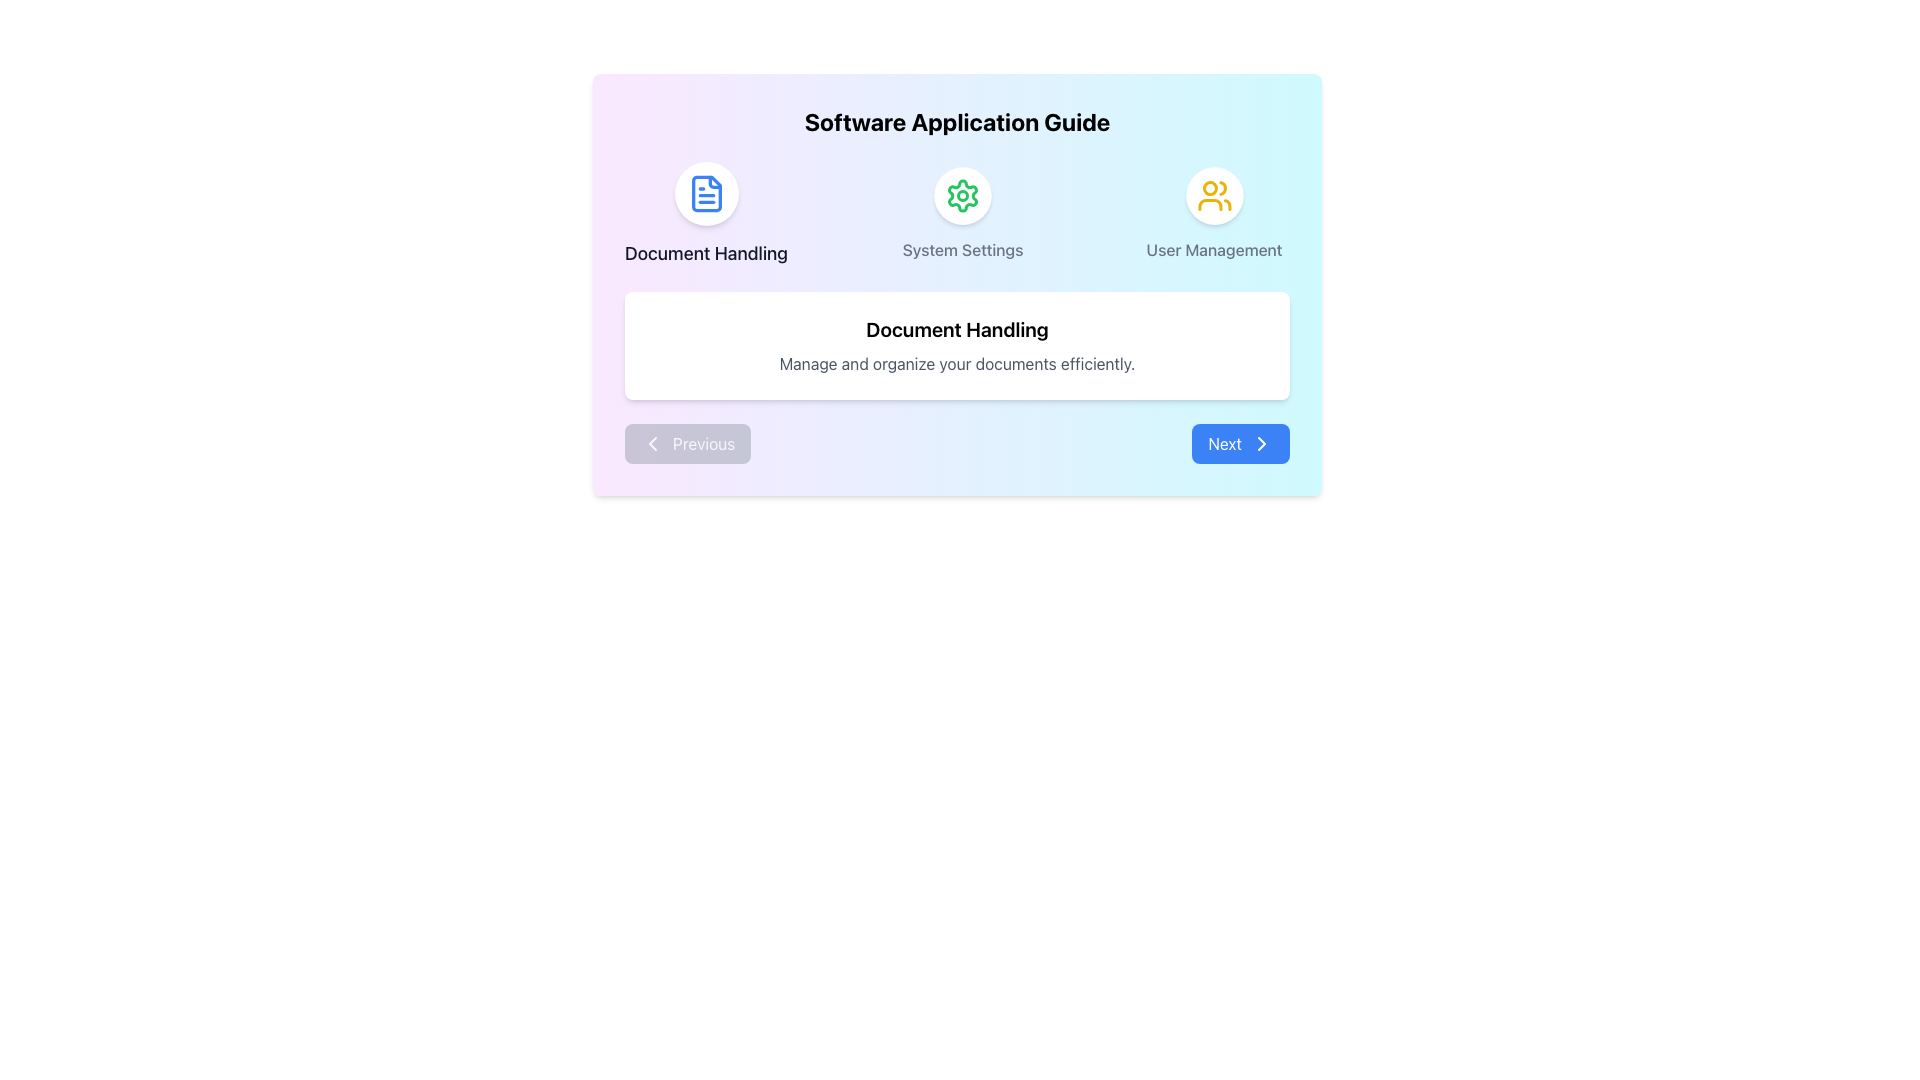 The width and height of the screenshot is (1920, 1080). I want to click on the circular Icon Button with a white background and a golden-yellow icon of stylized users, located in the User Management section at the top-right corner of the interface, so click(1213, 196).